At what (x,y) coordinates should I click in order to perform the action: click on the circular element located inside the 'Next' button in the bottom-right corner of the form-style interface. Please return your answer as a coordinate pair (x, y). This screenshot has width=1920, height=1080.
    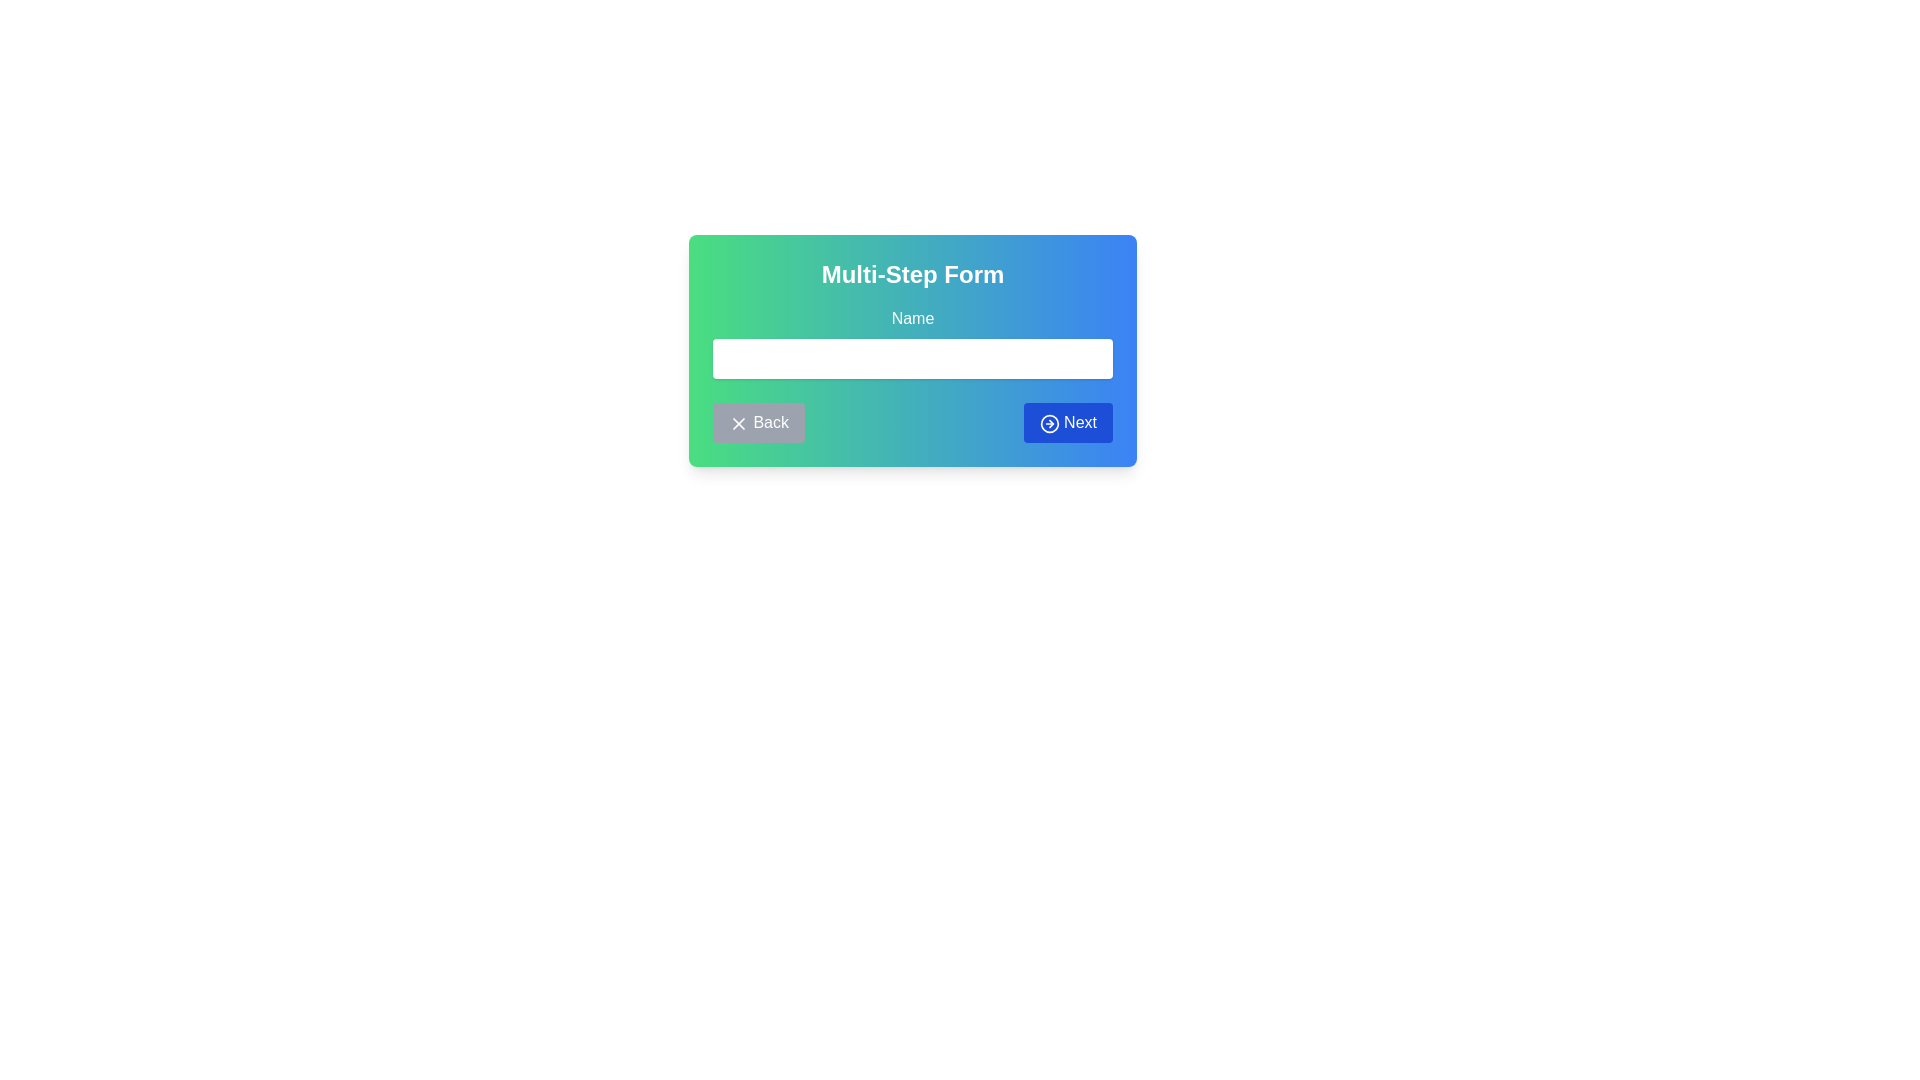
    Looking at the image, I should click on (1048, 422).